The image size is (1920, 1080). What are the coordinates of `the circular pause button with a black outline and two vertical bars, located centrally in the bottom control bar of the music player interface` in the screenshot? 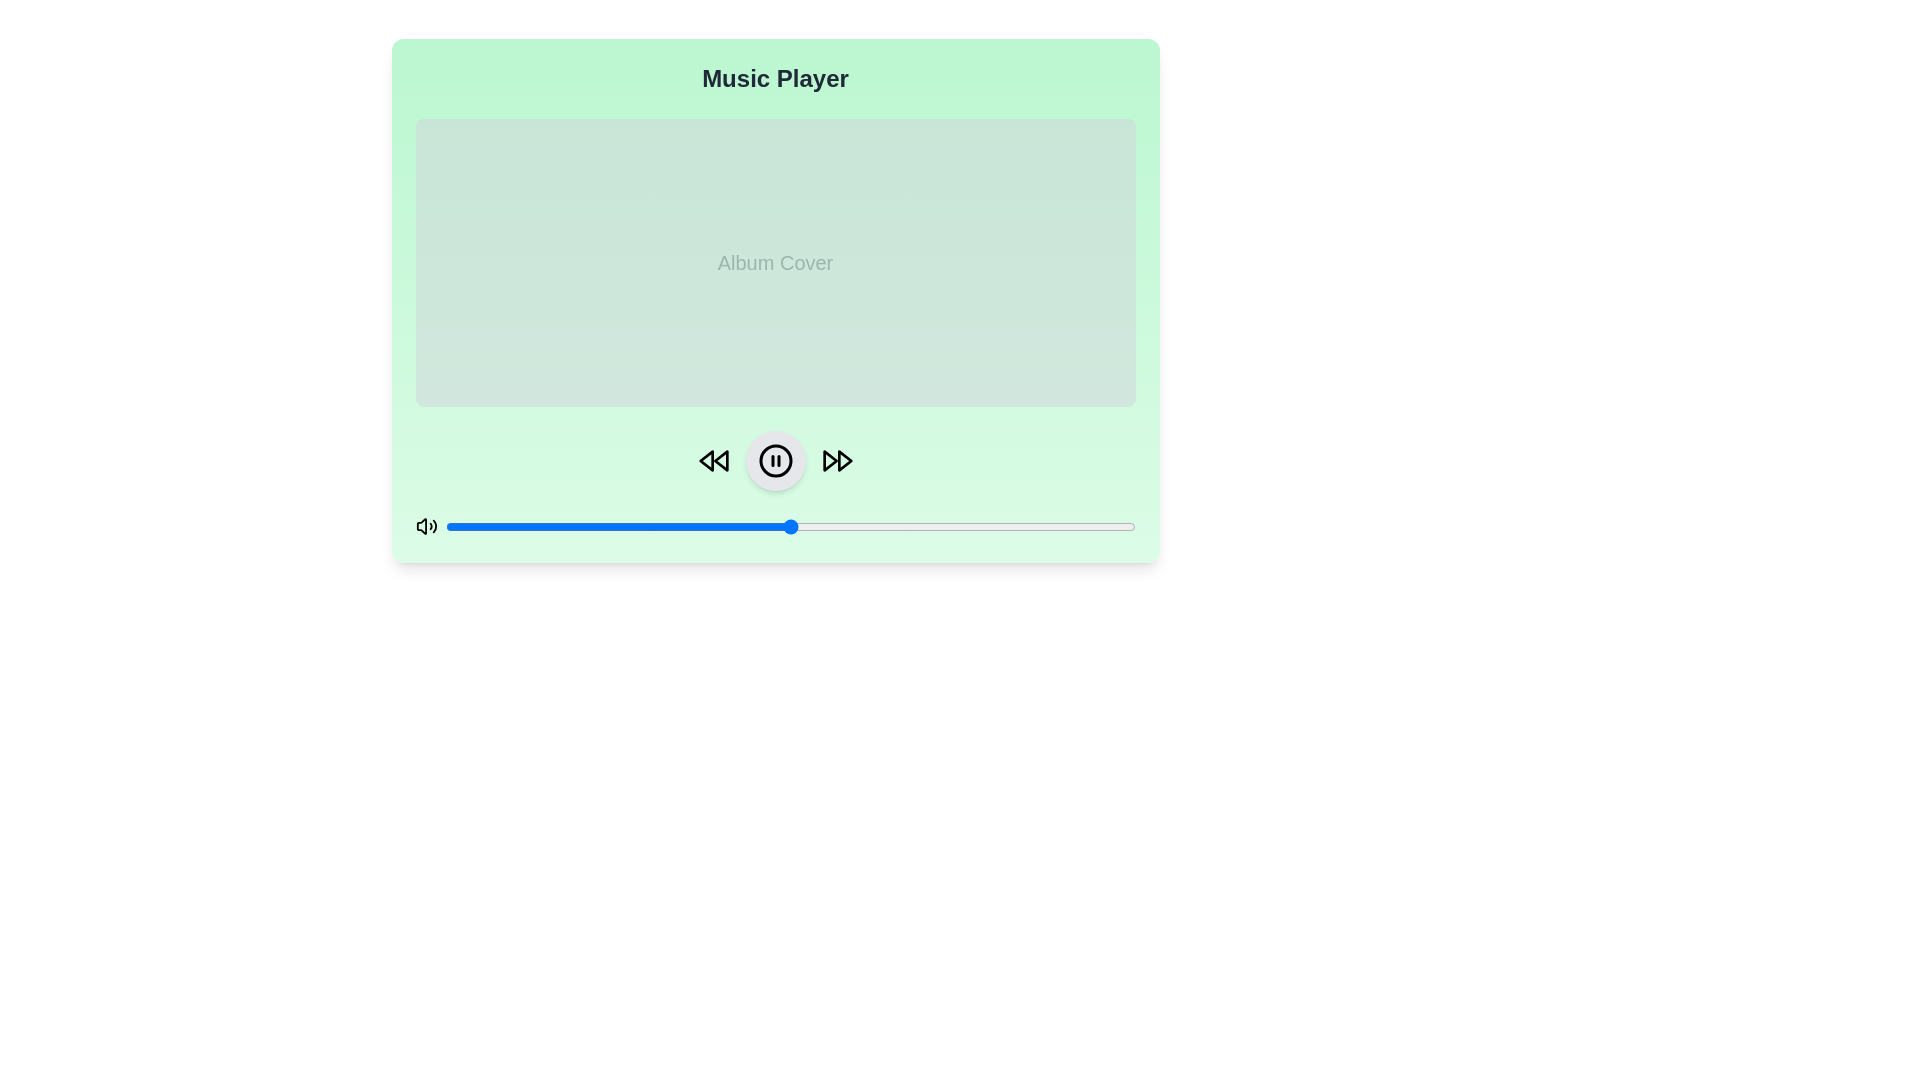 It's located at (774, 461).